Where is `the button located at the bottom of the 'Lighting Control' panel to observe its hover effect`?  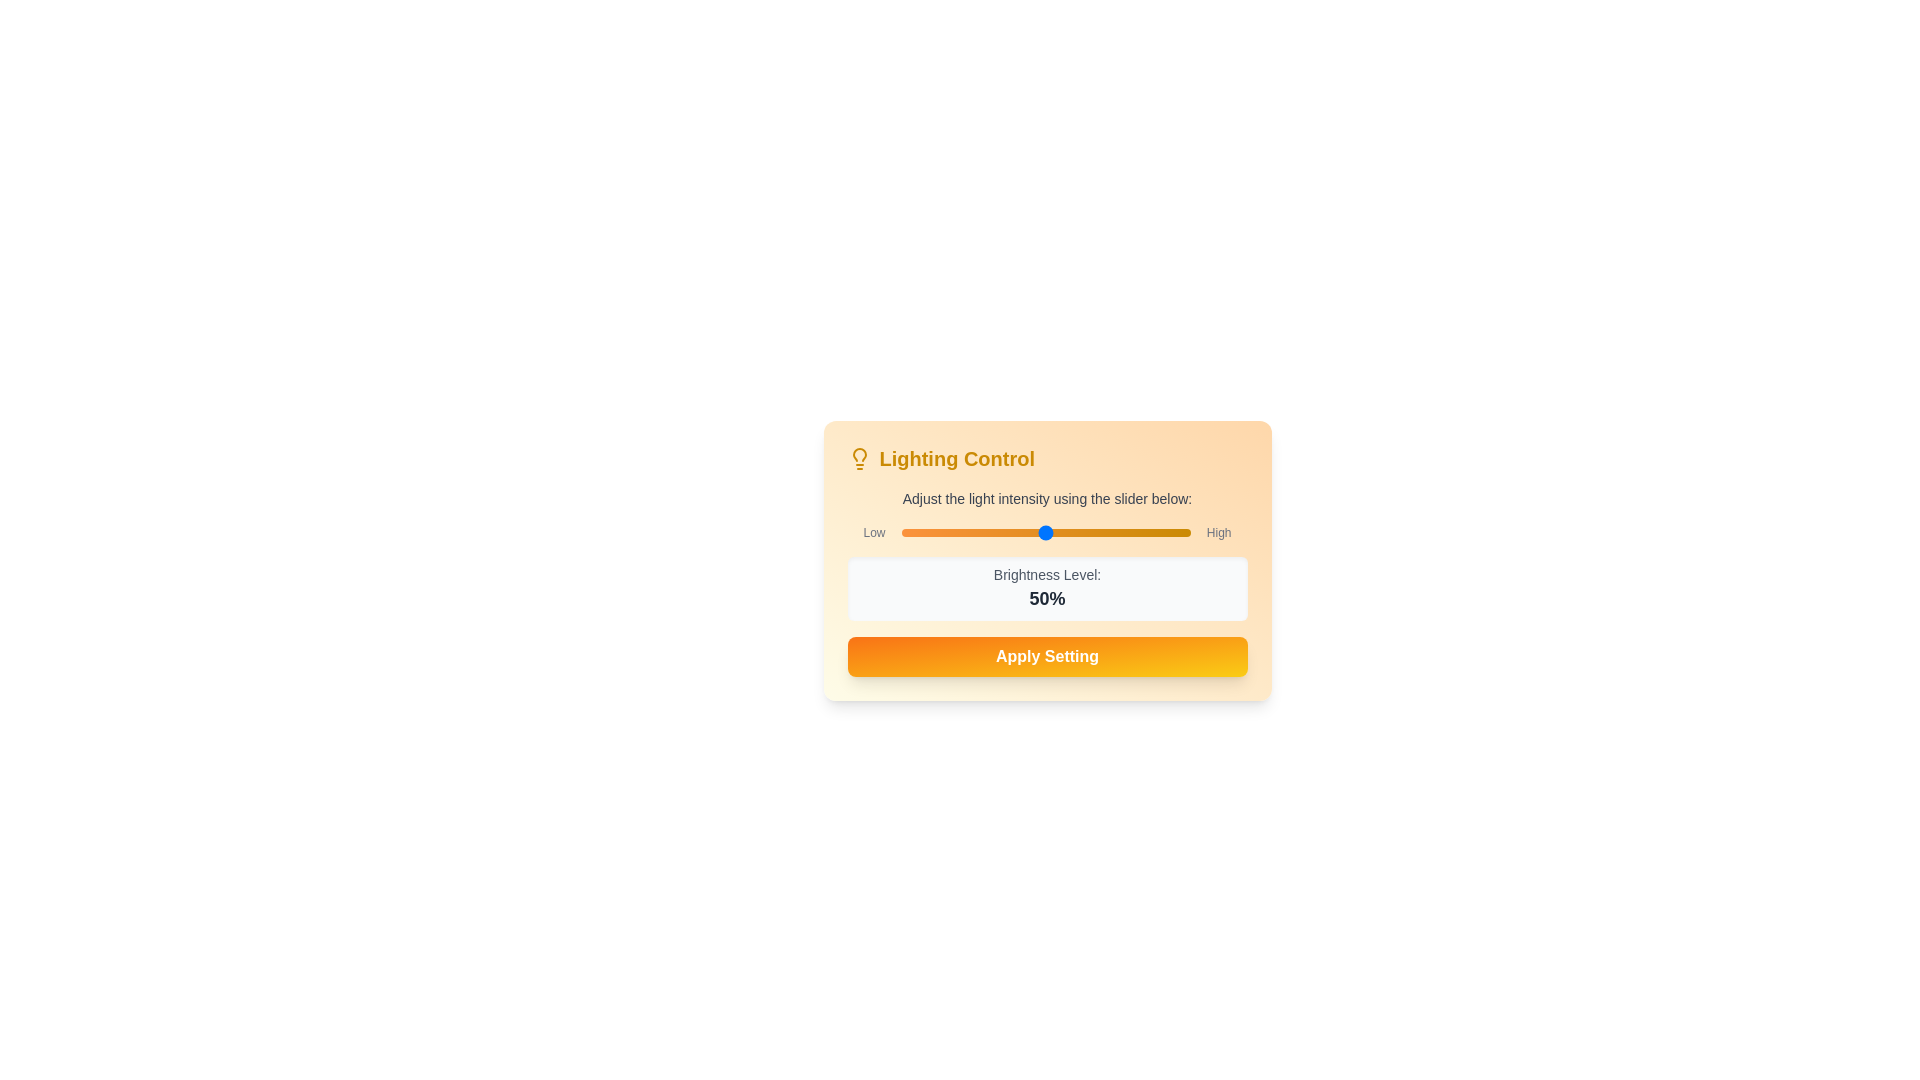 the button located at the bottom of the 'Lighting Control' panel to observe its hover effect is located at coordinates (1046, 656).